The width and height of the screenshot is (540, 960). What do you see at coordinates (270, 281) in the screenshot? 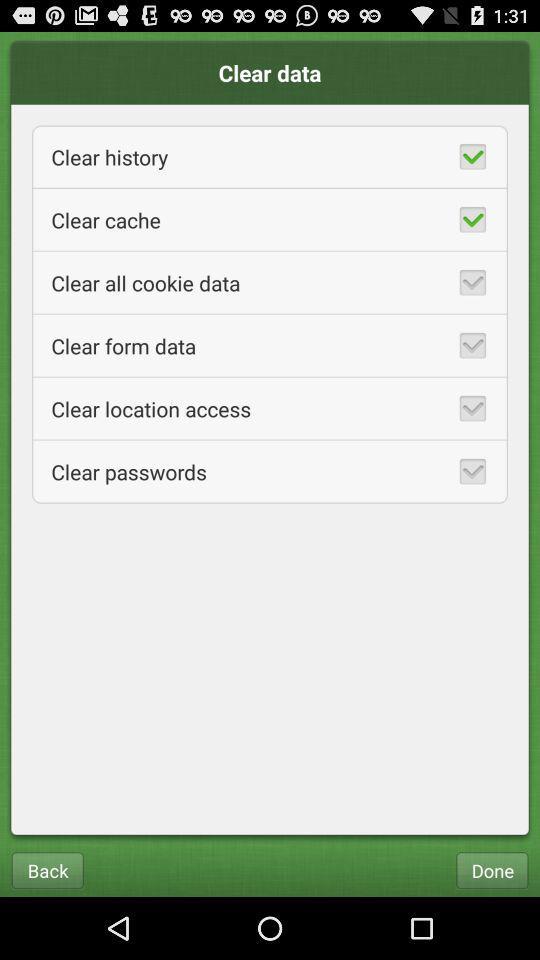
I see `icon below clear cache icon` at bounding box center [270, 281].